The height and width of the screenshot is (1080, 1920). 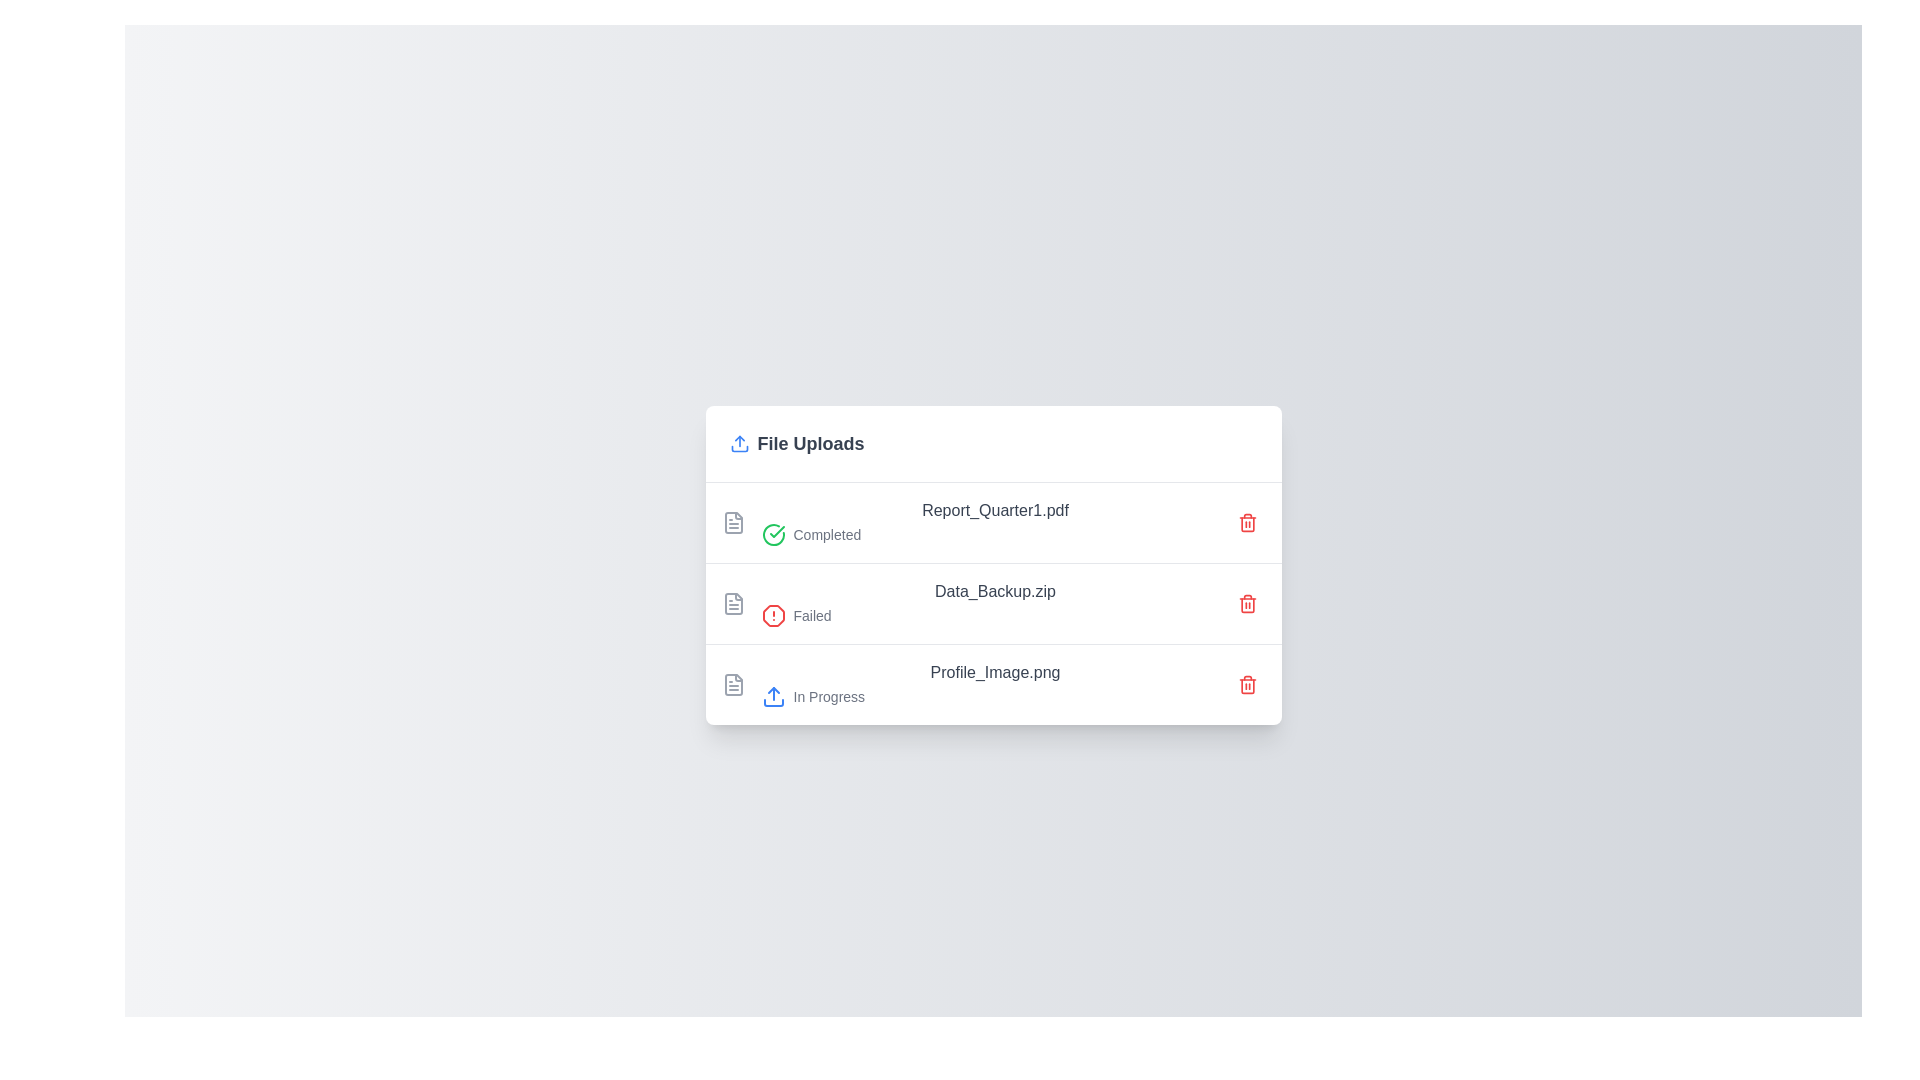 I want to click on the text label displaying 'Failed', which is colored red and indicates an error status, located to the right of a red octagonal error icon in the second row of a table aligned with 'Data_Backup.zip', so click(x=812, y=614).